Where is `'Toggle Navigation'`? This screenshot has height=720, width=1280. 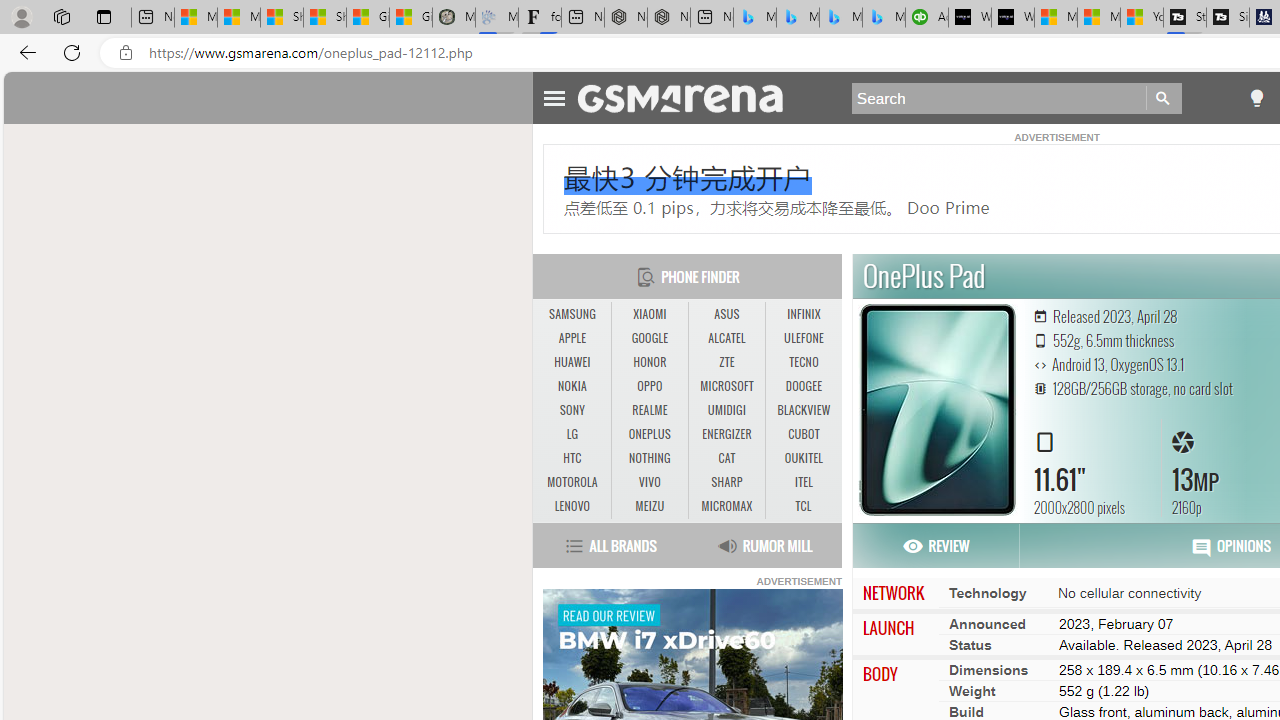 'Toggle Navigation' is located at coordinates (554, 95).